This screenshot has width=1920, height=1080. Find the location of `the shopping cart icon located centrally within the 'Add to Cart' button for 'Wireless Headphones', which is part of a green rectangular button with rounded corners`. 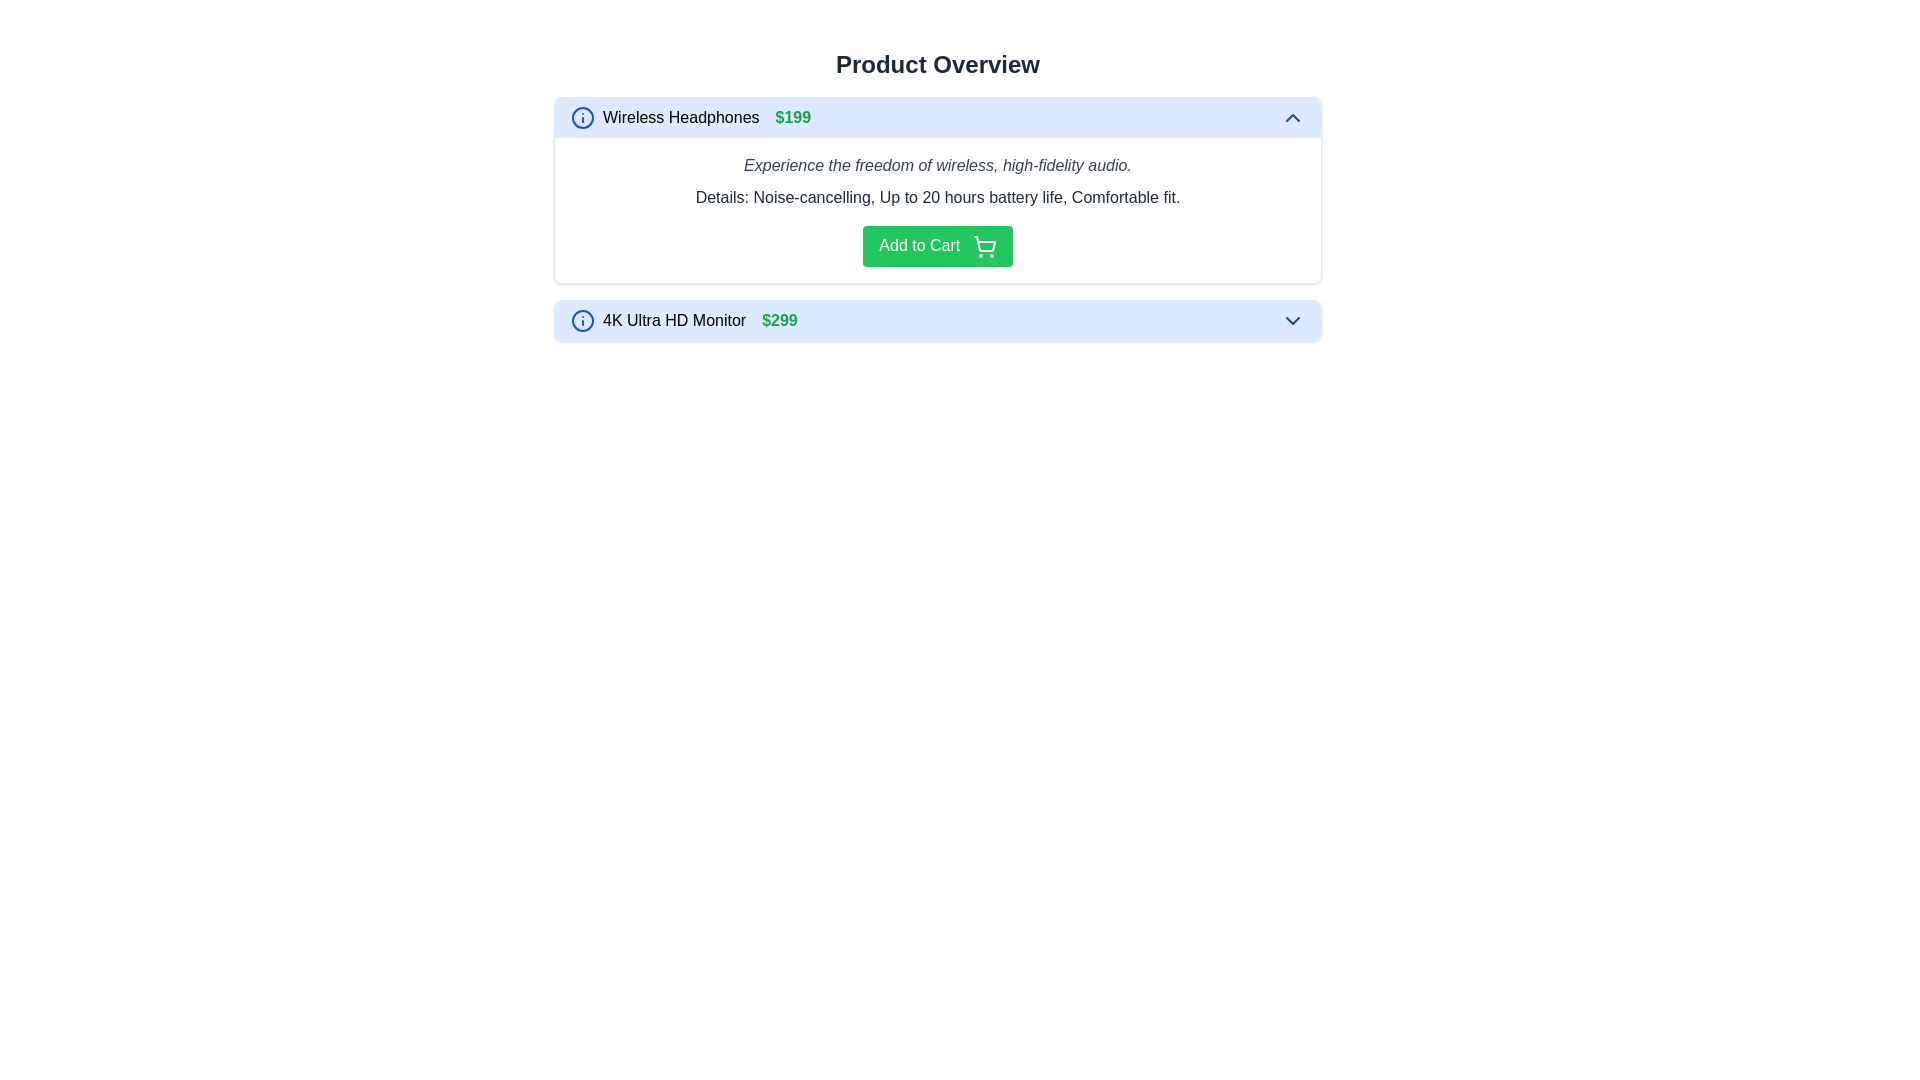

the shopping cart icon located centrally within the 'Add to Cart' button for 'Wireless Headphones', which is part of a green rectangular button with rounded corners is located at coordinates (984, 245).